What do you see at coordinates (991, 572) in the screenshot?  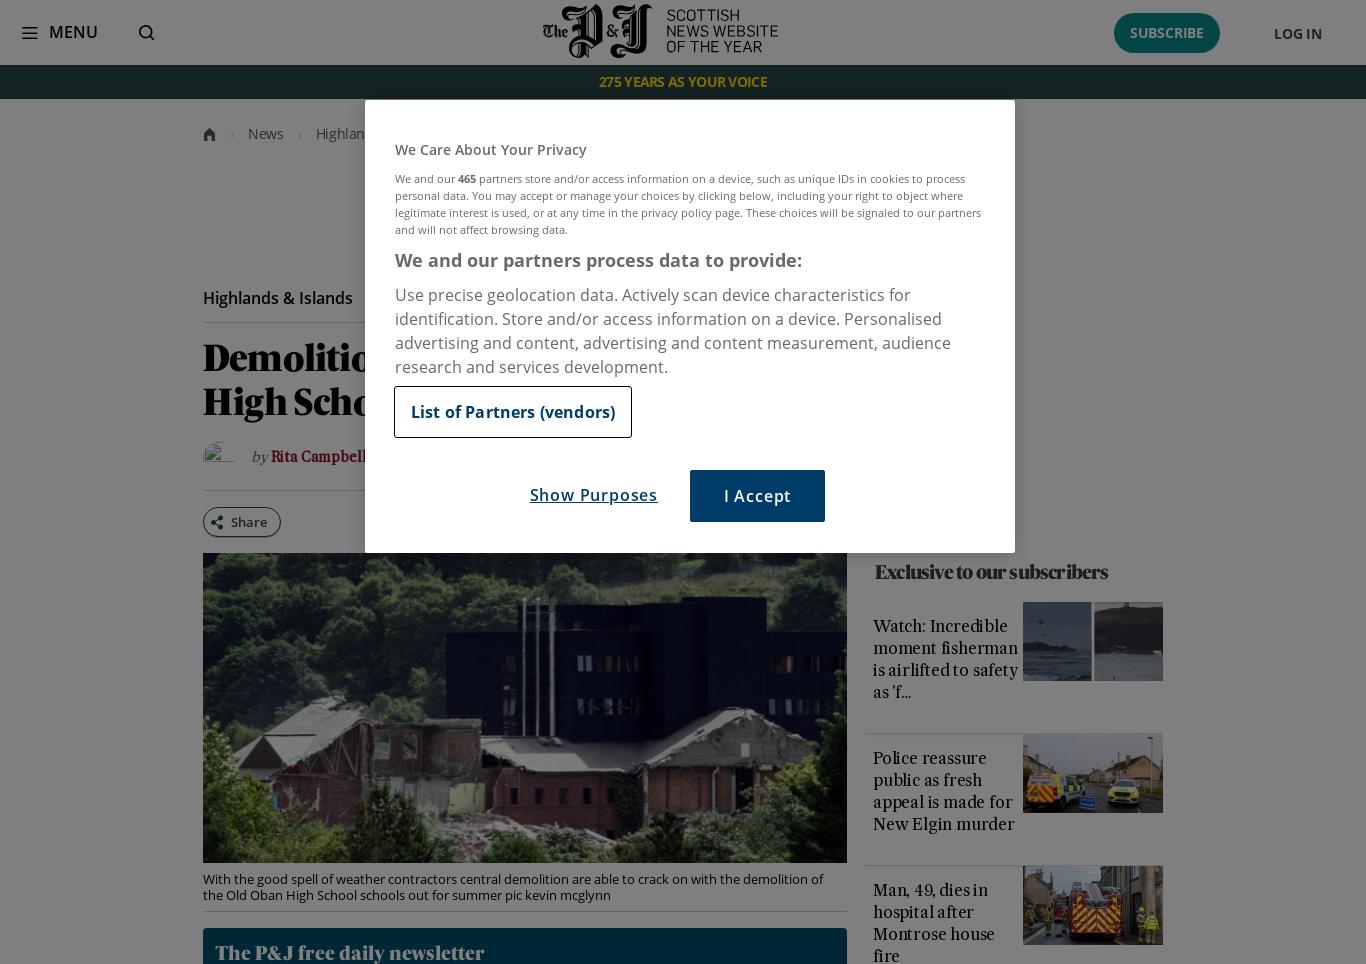 I see `'Exclusive to our subscribers'` at bounding box center [991, 572].